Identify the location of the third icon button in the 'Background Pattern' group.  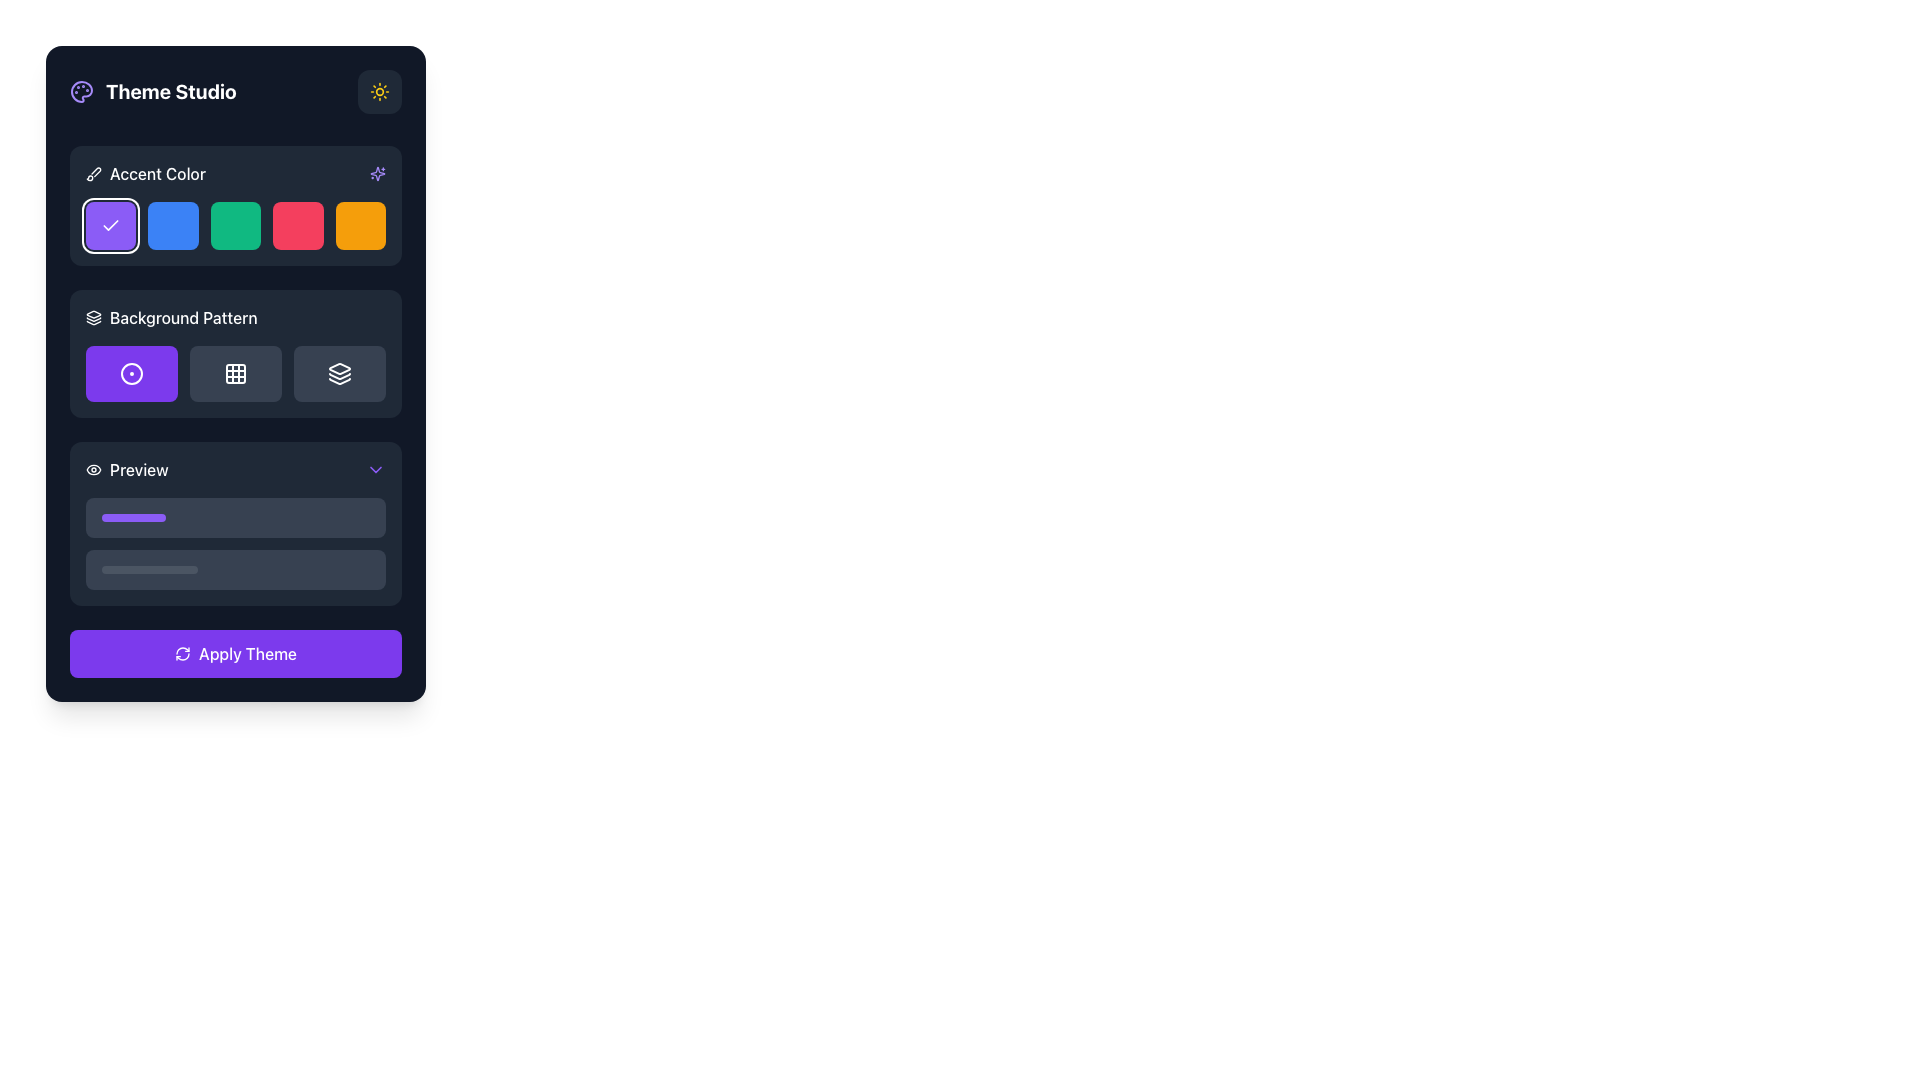
(93, 316).